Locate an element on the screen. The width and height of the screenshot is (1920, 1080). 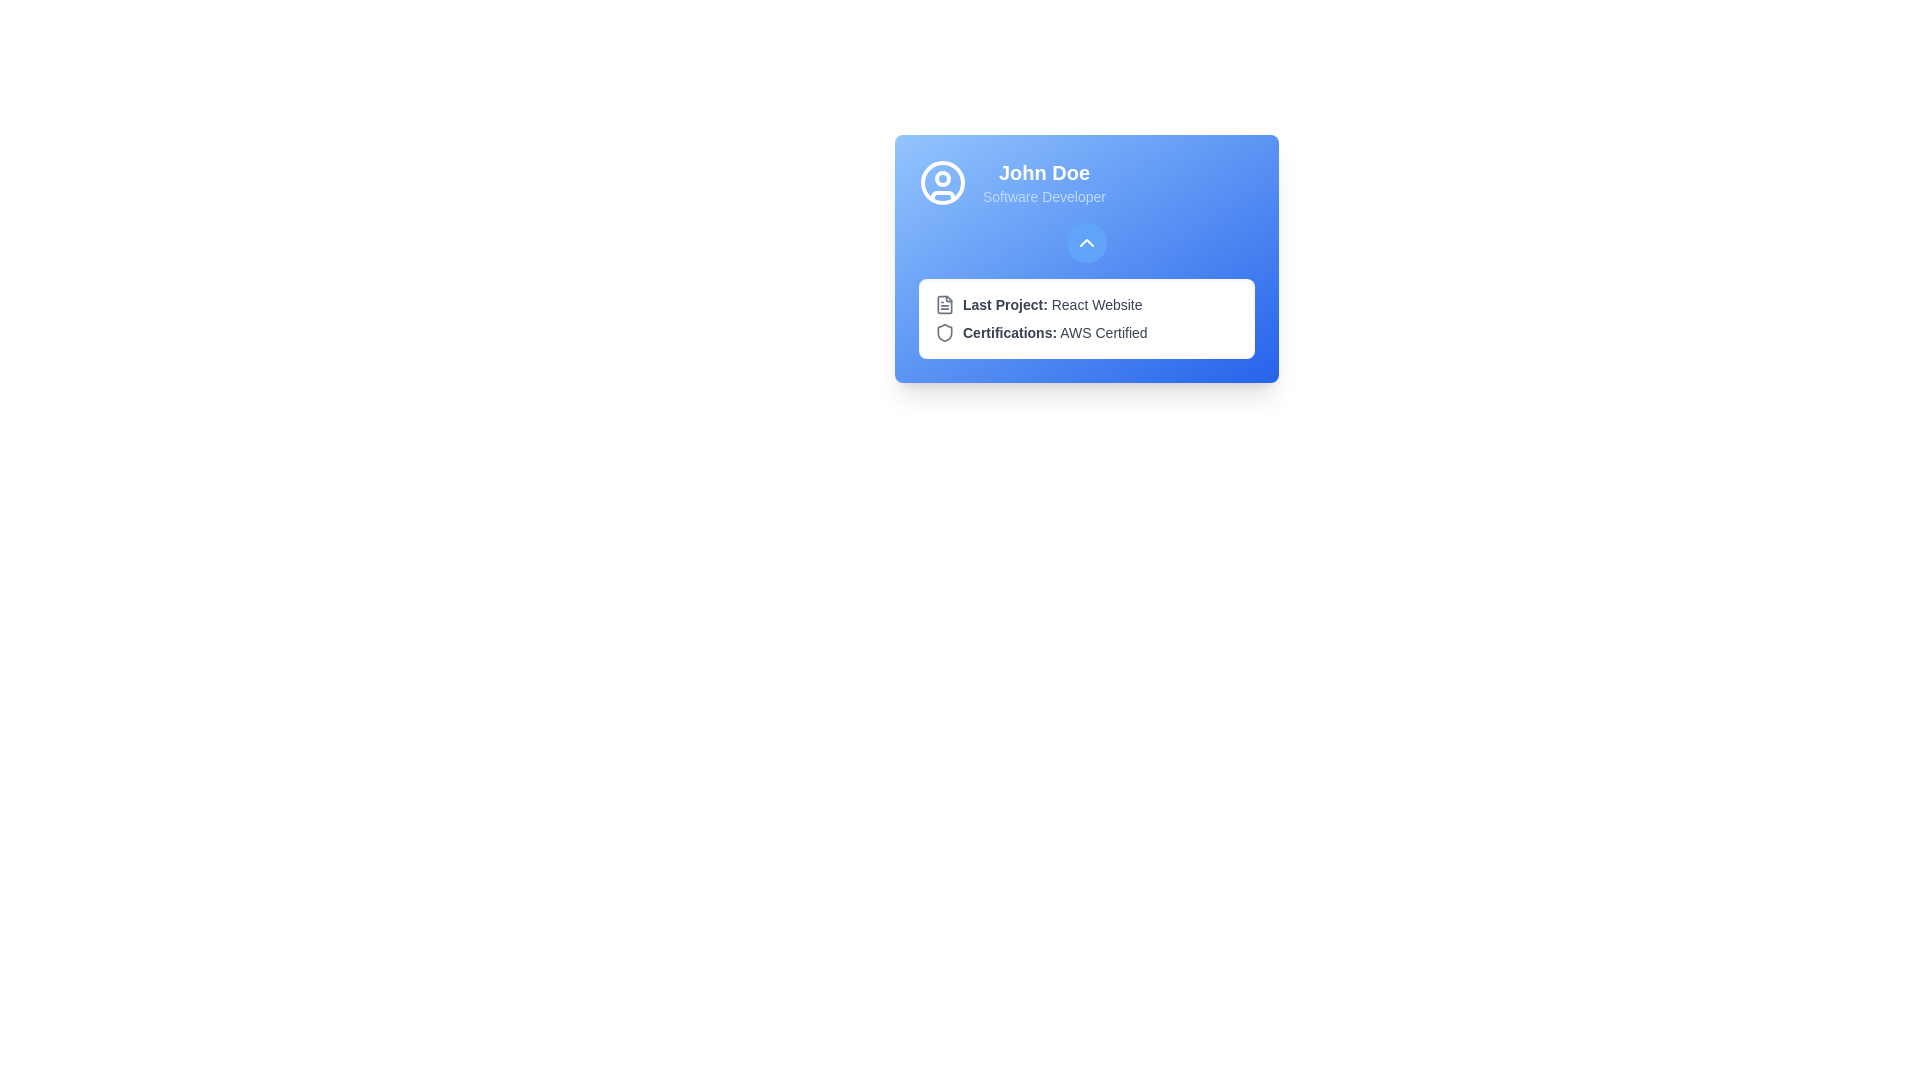
the file document icon located in the left portion of the card, which visually represents a file document concept is located at coordinates (944, 304).